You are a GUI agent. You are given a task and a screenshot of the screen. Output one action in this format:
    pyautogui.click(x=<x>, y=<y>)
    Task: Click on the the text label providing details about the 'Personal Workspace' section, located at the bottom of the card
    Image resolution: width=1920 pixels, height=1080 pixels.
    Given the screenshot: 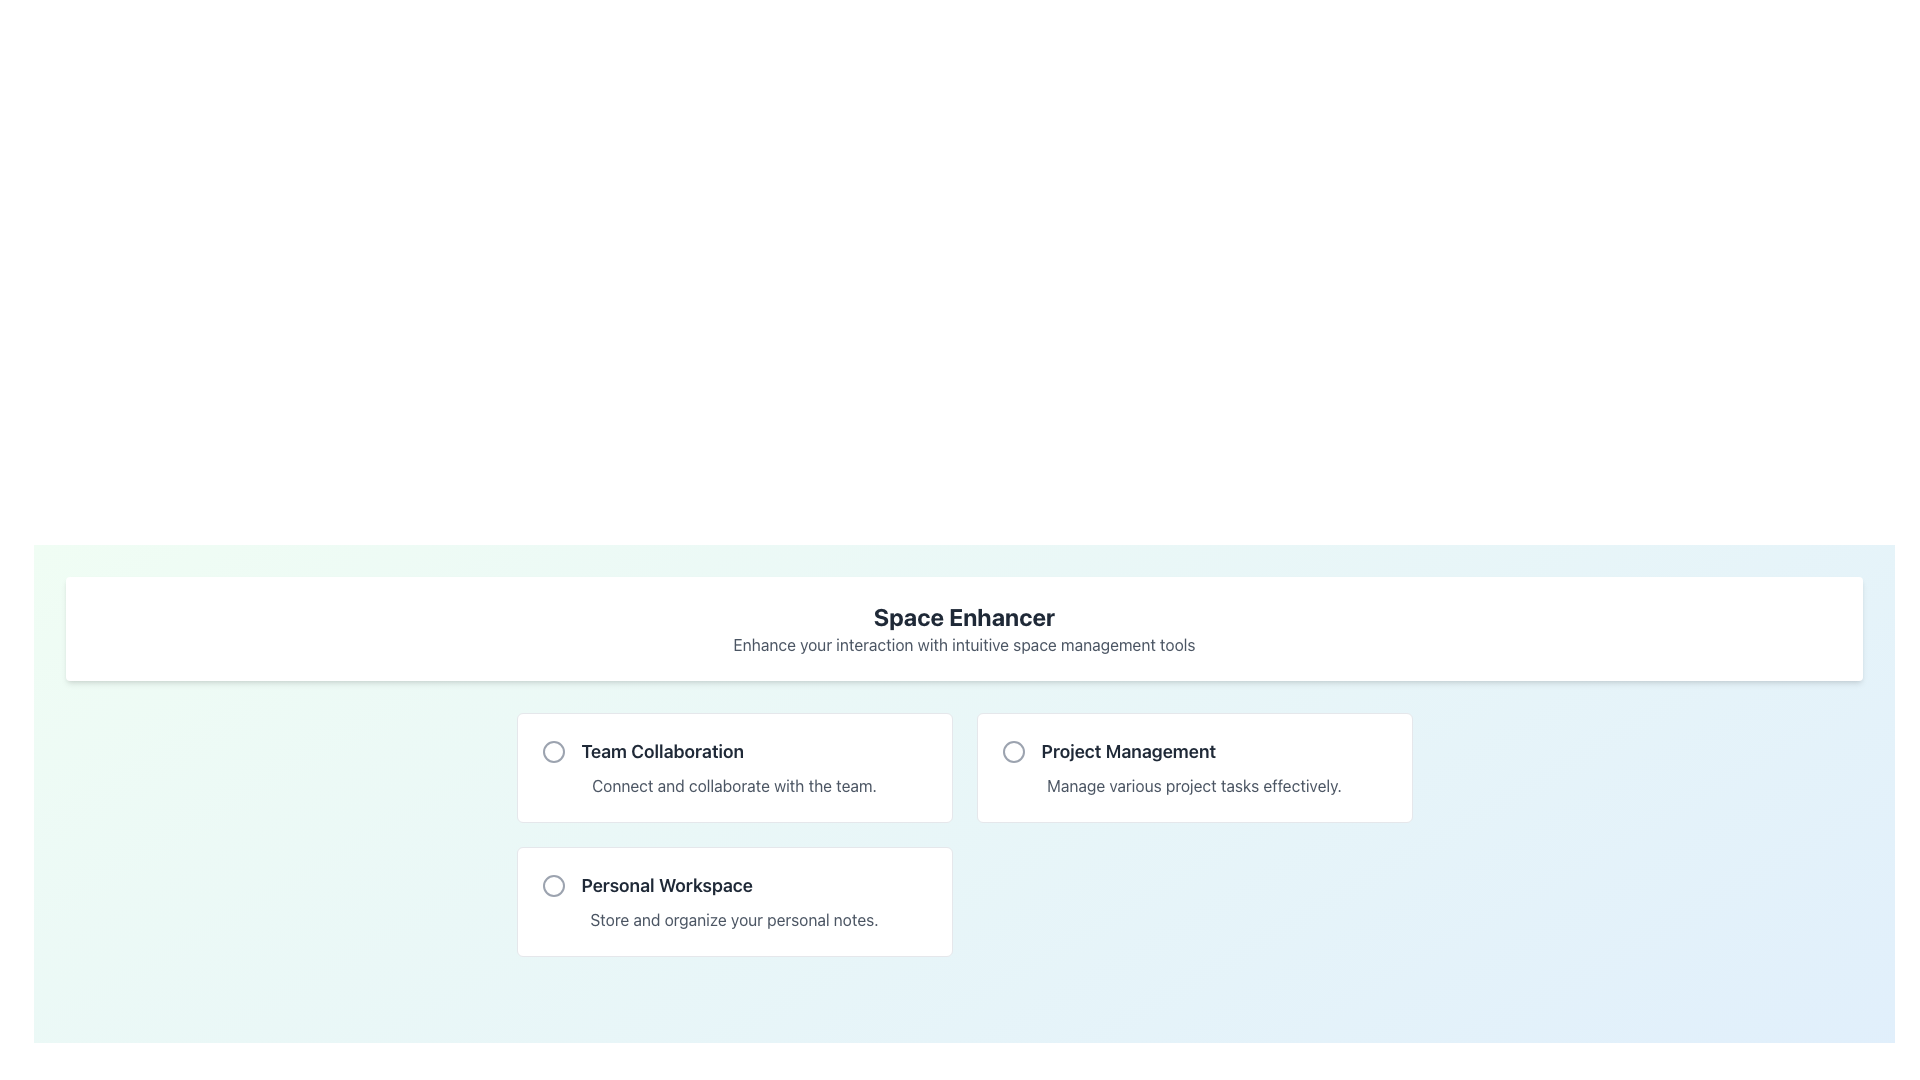 What is the action you would take?
    pyautogui.click(x=733, y=920)
    